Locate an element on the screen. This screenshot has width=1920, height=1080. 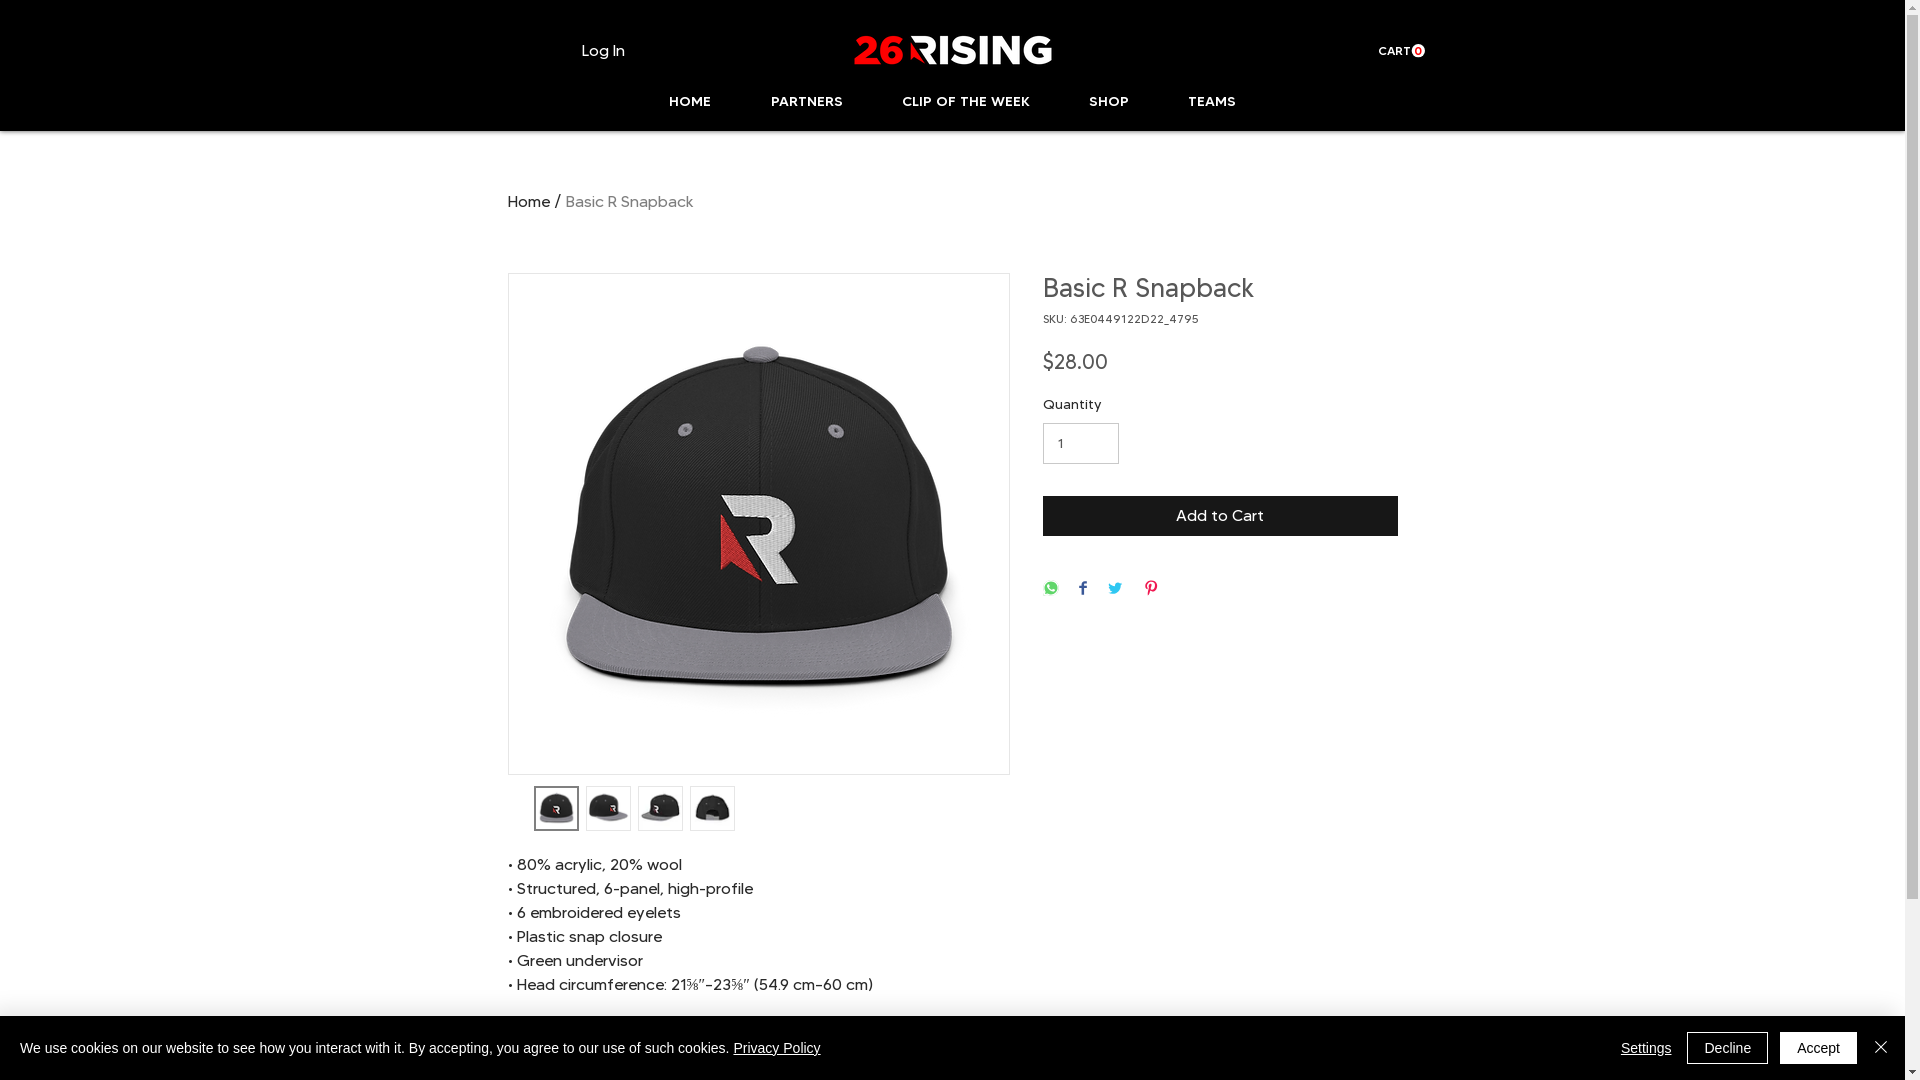
'Privacy Policy' is located at coordinates (732, 1047).